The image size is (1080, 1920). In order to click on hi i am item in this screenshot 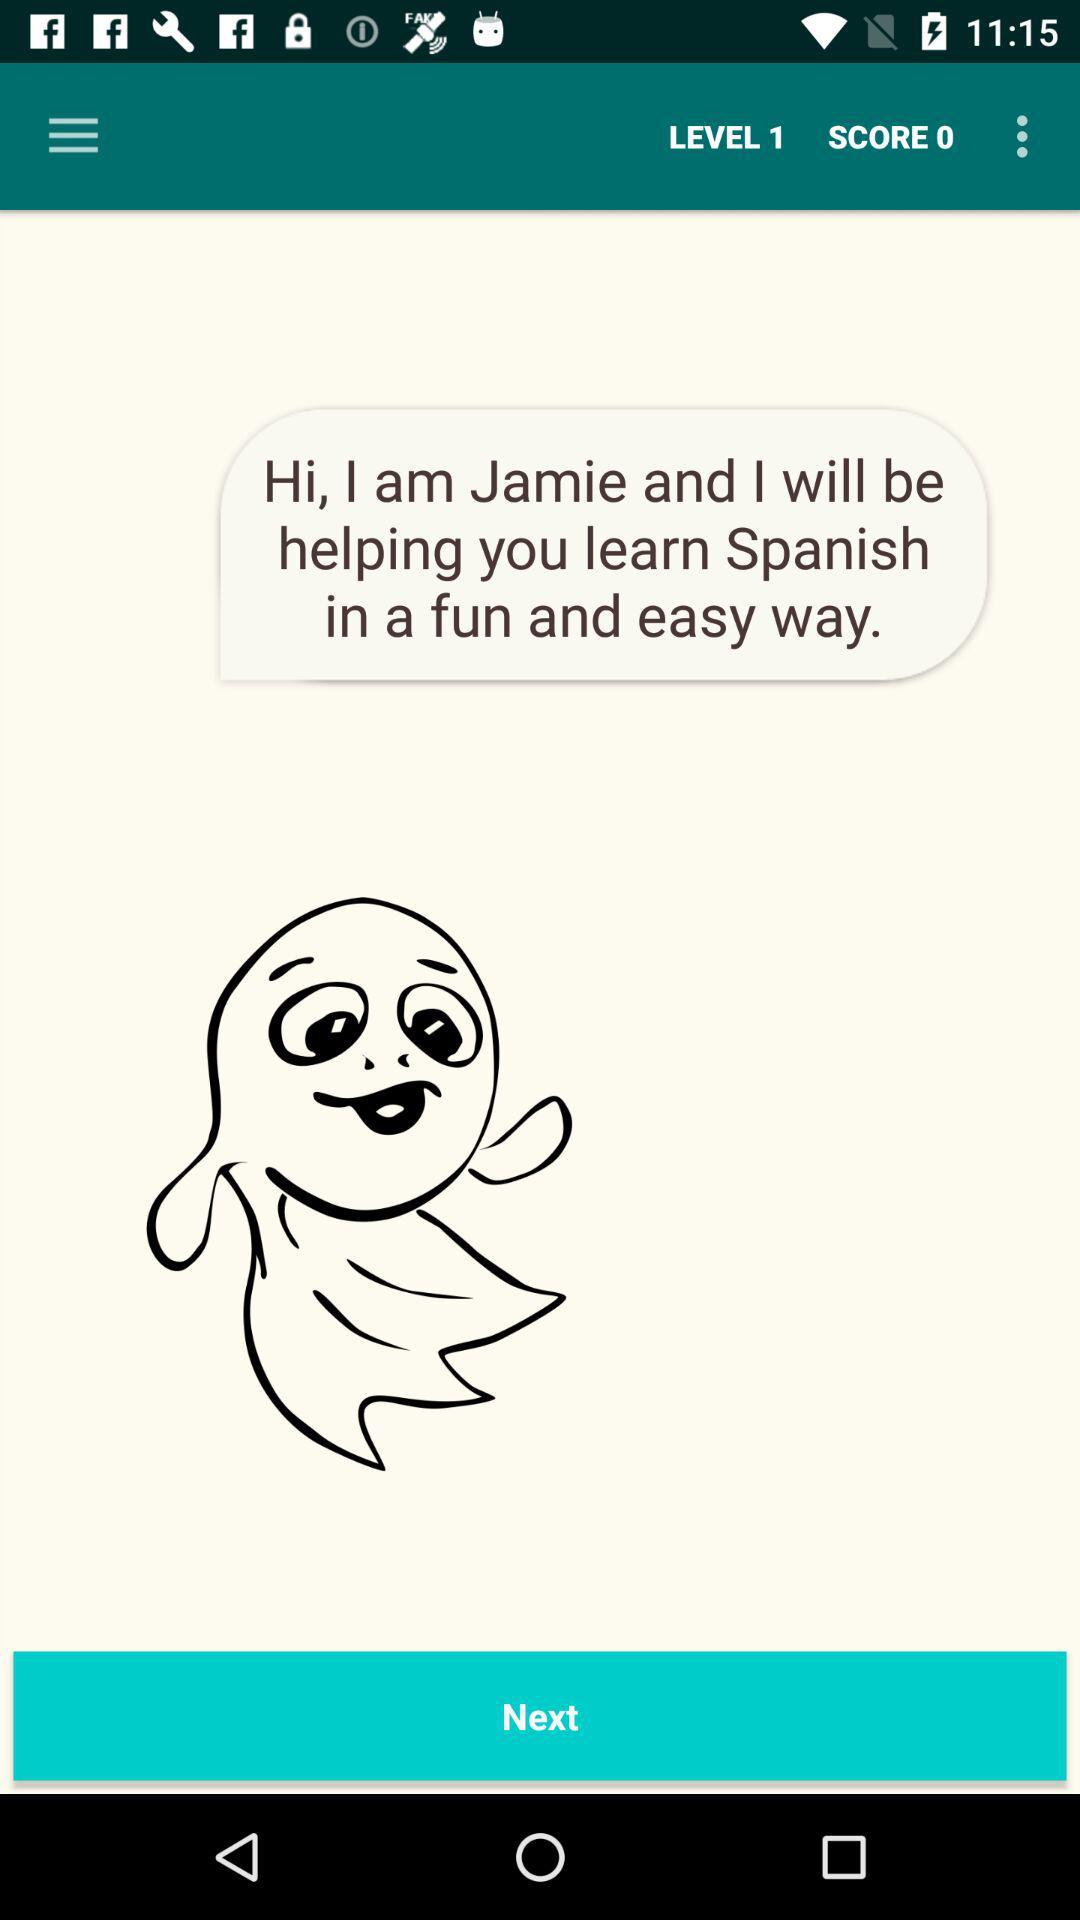, I will do `click(602, 546)`.